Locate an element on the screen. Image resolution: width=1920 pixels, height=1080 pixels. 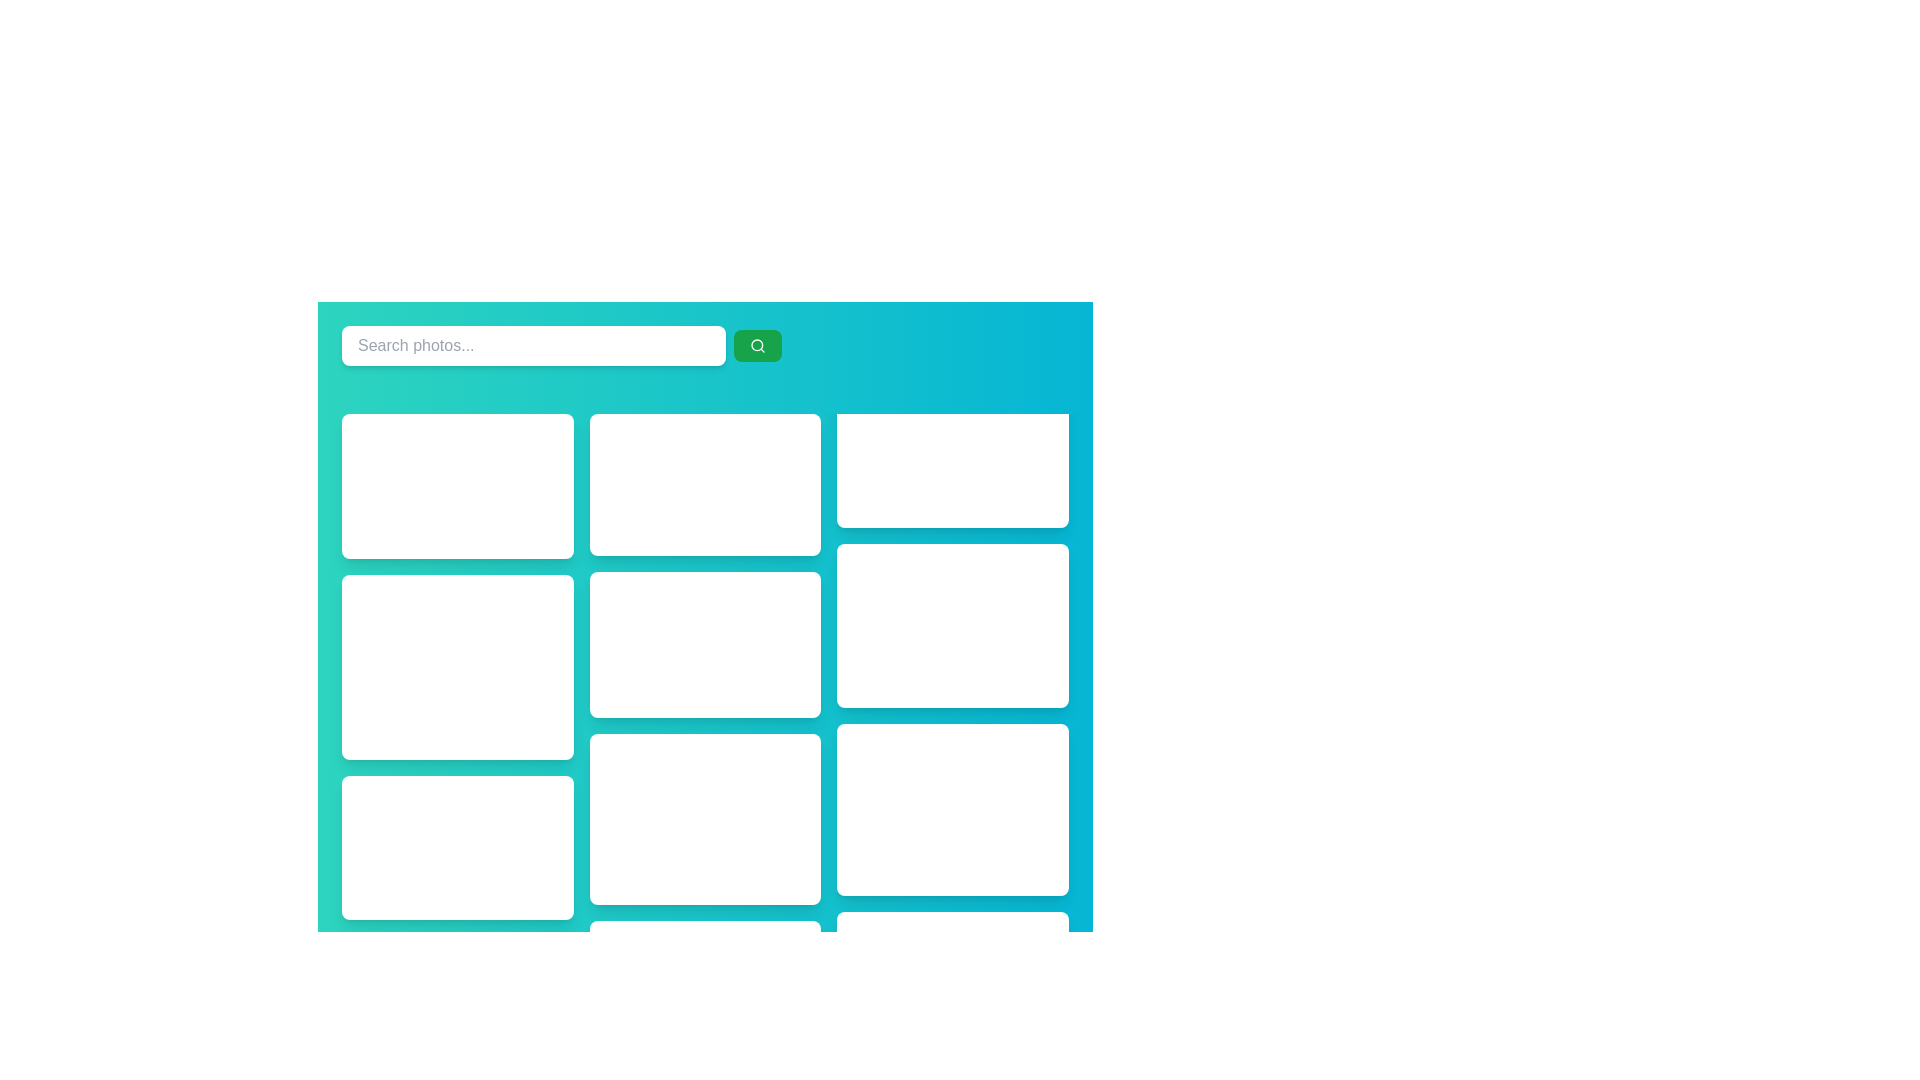
the bold, white text label displaying 'Photo 3', which is centrally positioned in the bottom-left cell of a grid layout is located at coordinates (456, 847).